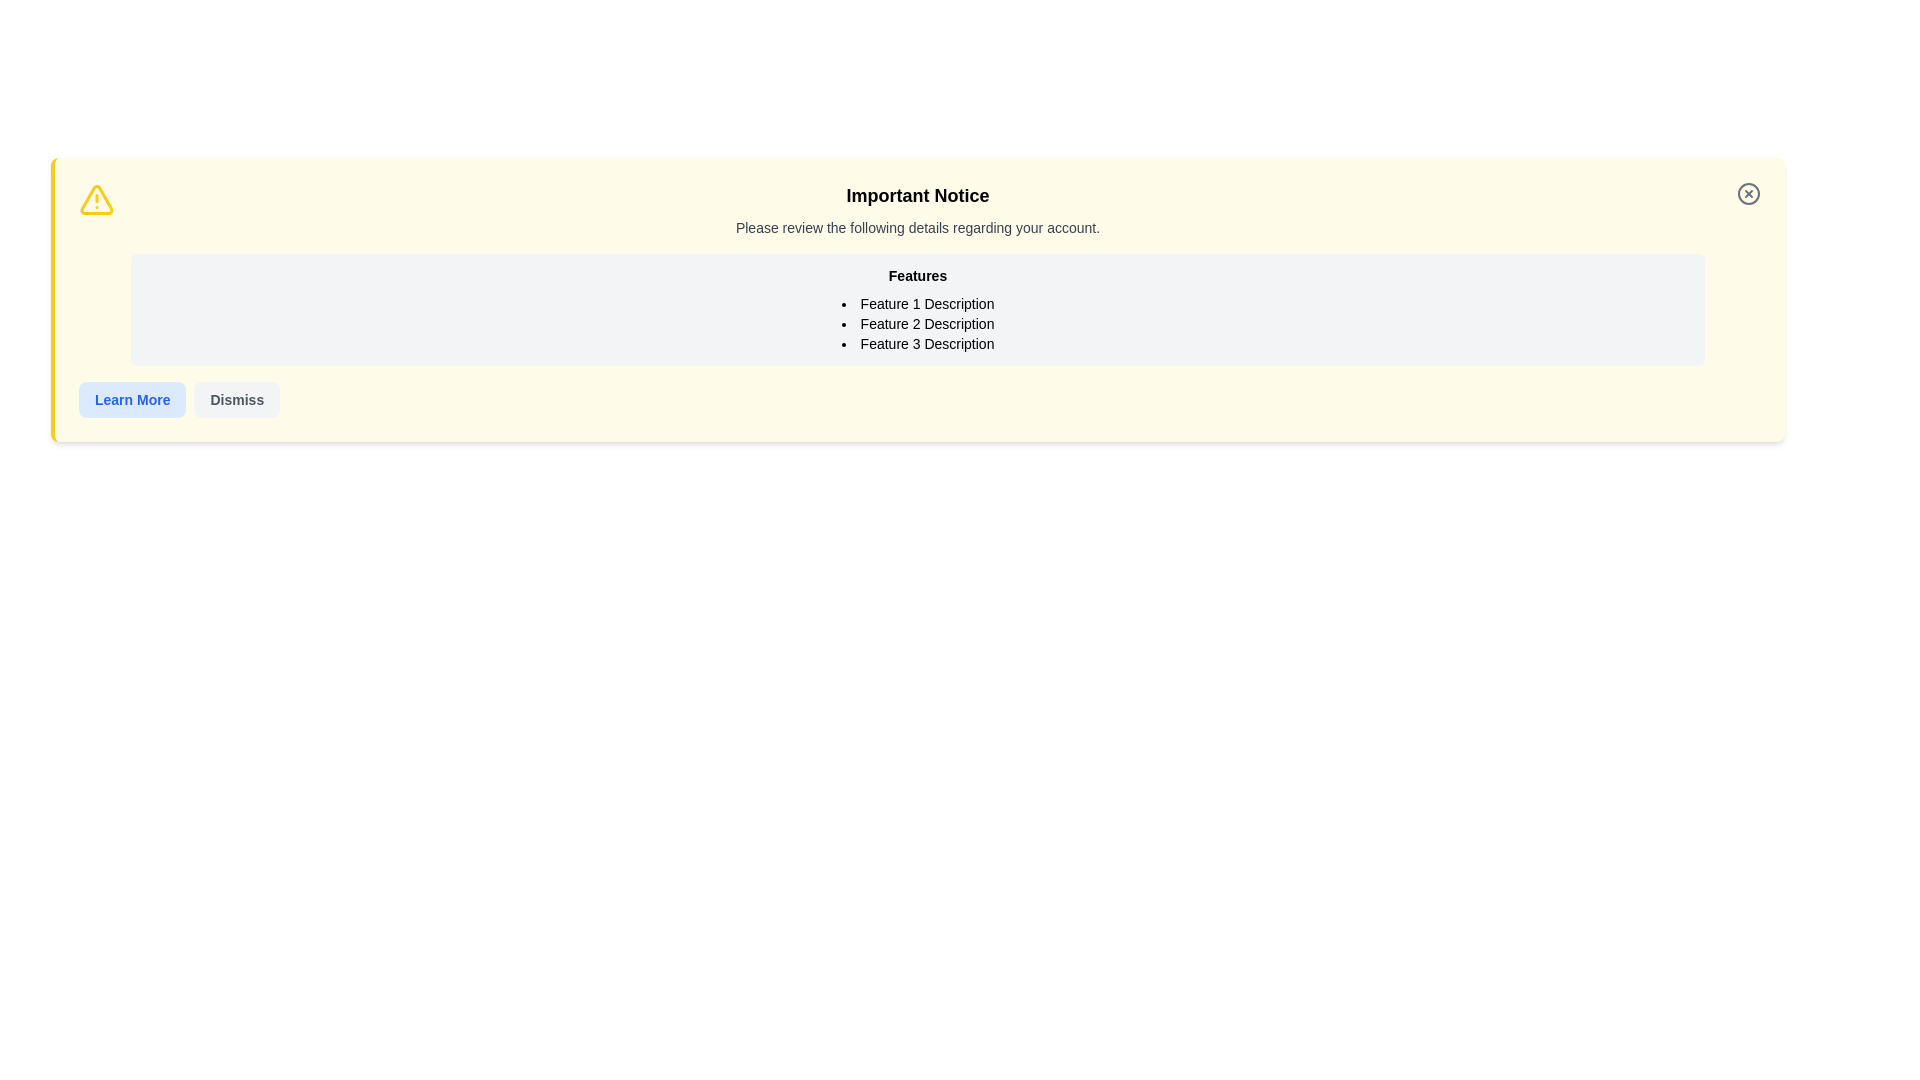 This screenshot has width=1920, height=1080. What do you see at coordinates (916, 276) in the screenshot?
I see `the heading text label displaying 'Features' which is centrally located above a list of descriptive items` at bounding box center [916, 276].